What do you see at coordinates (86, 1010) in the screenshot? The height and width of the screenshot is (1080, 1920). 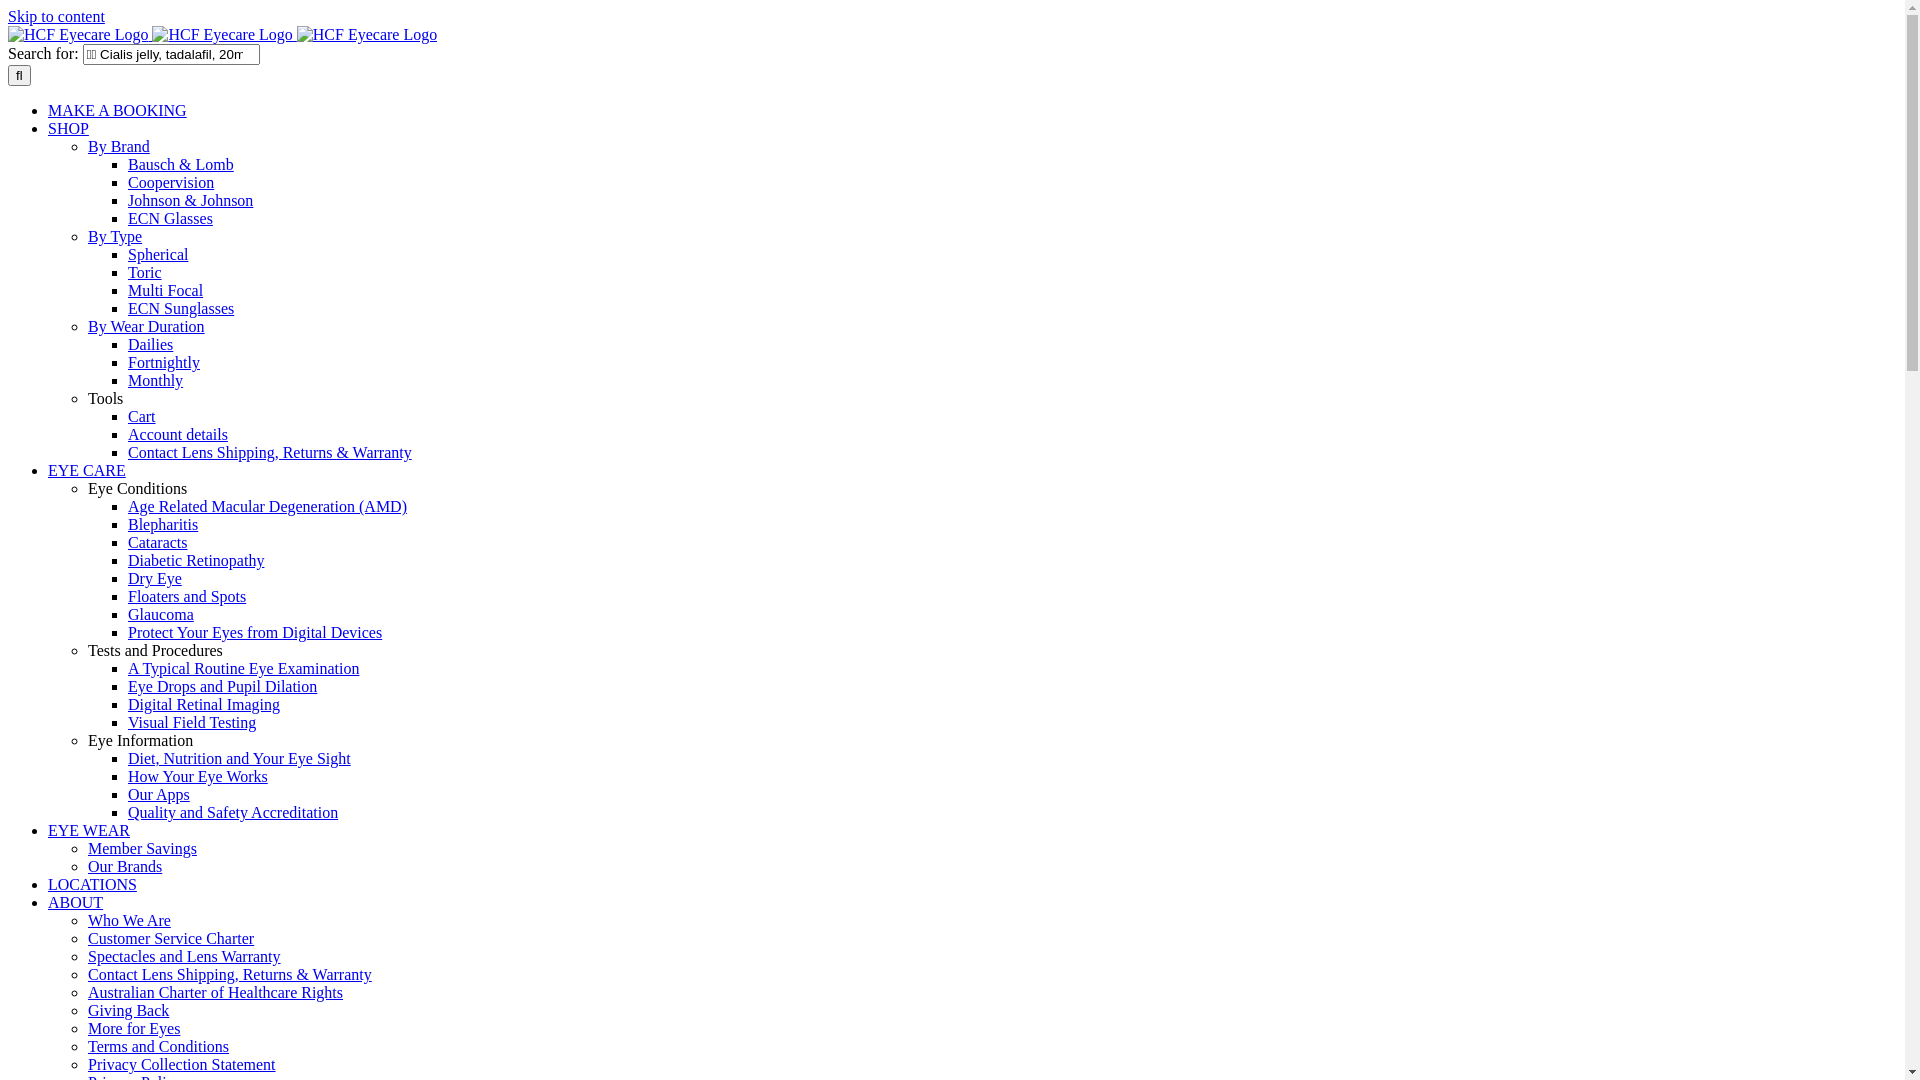 I see `'Giving Back'` at bounding box center [86, 1010].